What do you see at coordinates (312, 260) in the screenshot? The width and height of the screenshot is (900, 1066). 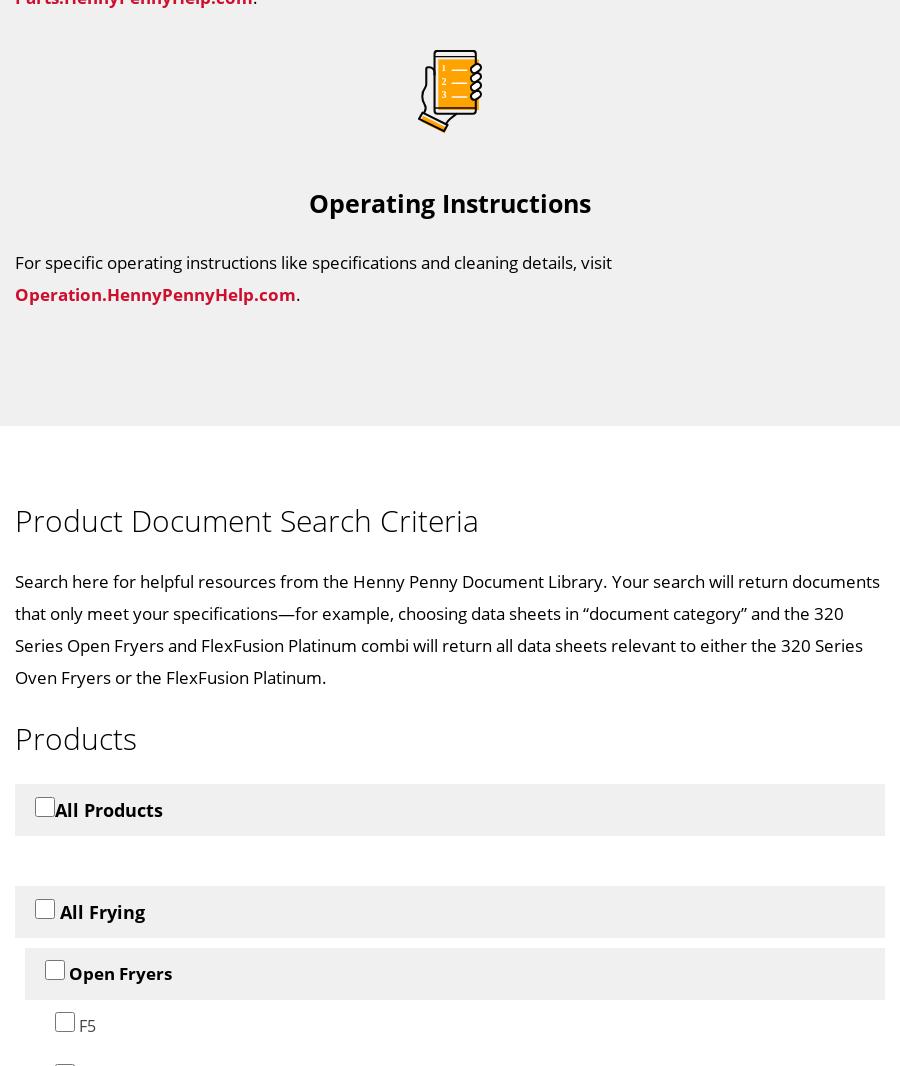 I see `'For specific operating instructions like specifications and cleaning details, visit'` at bounding box center [312, 260].